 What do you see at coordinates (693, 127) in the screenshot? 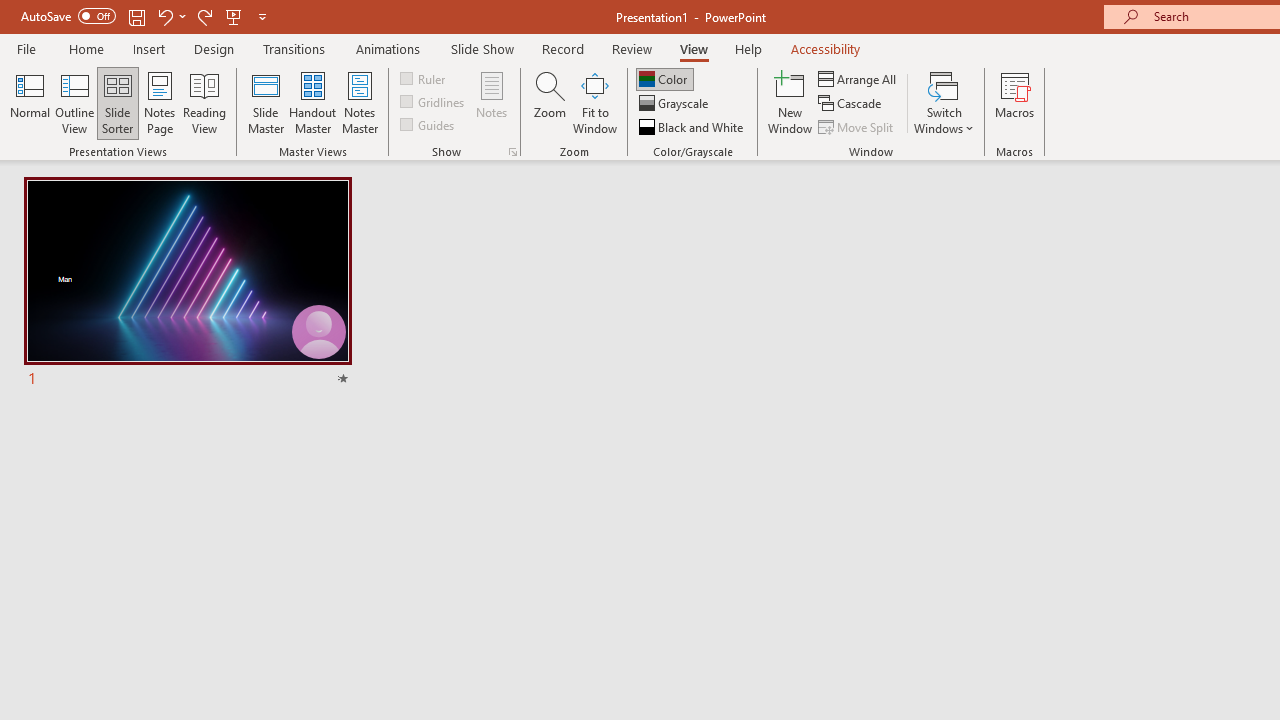
I see `'Black and White'` at bounding box center [693, 127].